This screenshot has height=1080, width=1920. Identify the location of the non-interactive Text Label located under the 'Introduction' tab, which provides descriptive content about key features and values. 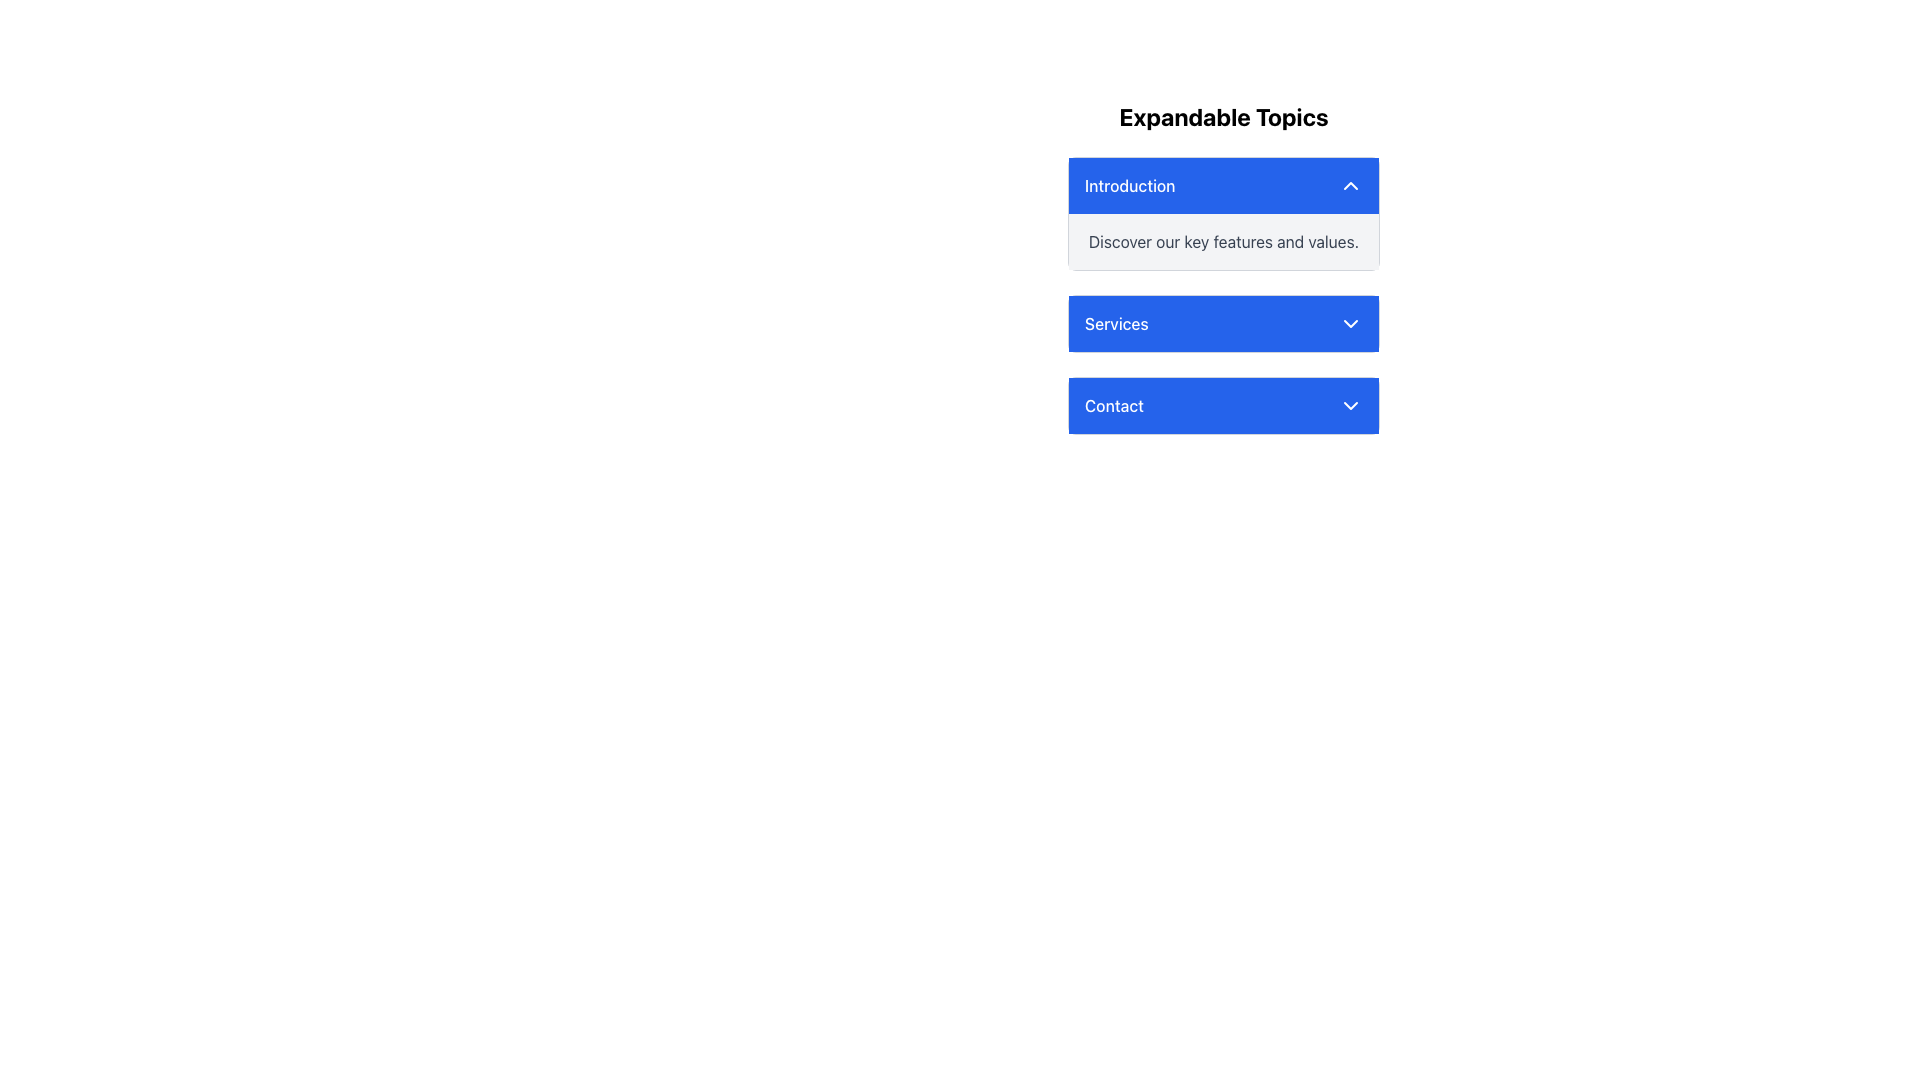
(1223, 241).